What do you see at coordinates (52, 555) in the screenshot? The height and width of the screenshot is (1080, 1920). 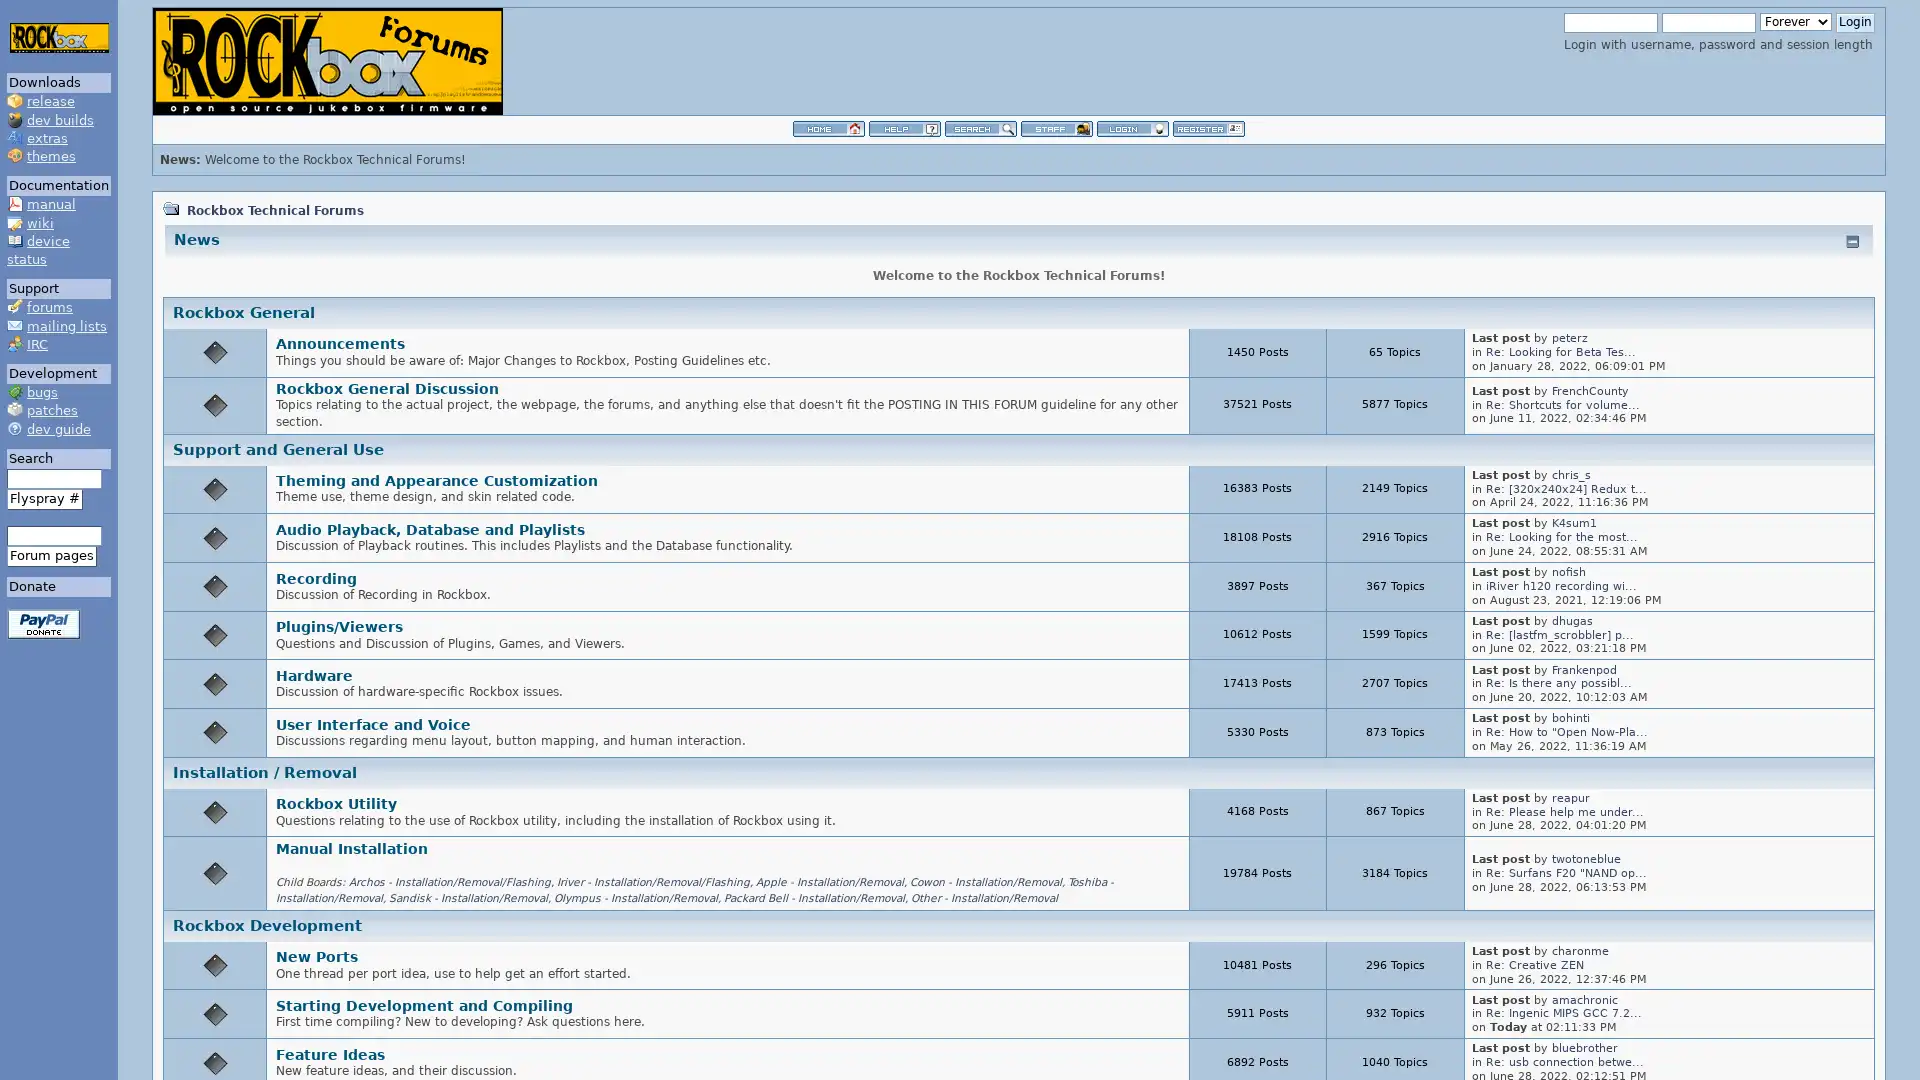 I see `Forum pages` at bounding box center [52, 555].